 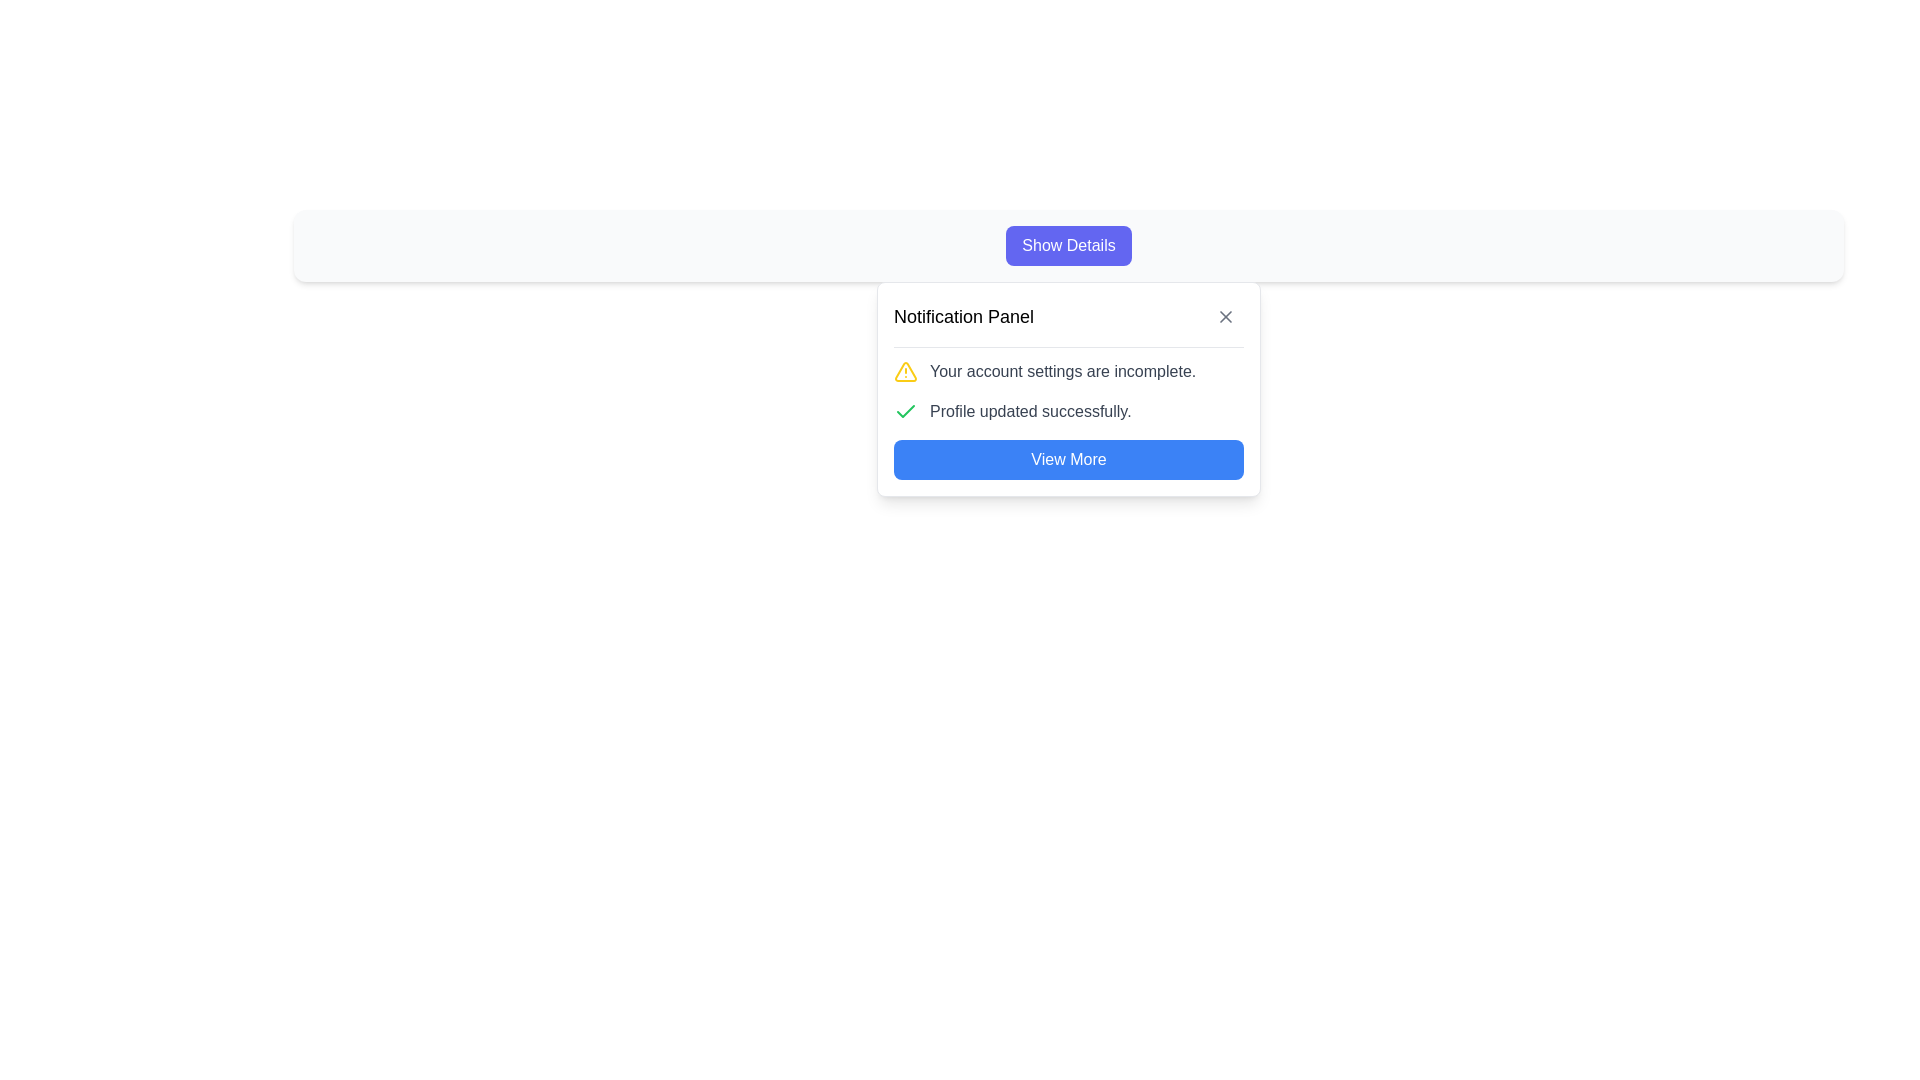 What do you see at coordinates (1068, 411) in the screenshot?
I see `notification message indicating that the user's profile has been updated successfully, which is the second message in the notification panel located below the message about account settings` at bounding box center [1068, 411].